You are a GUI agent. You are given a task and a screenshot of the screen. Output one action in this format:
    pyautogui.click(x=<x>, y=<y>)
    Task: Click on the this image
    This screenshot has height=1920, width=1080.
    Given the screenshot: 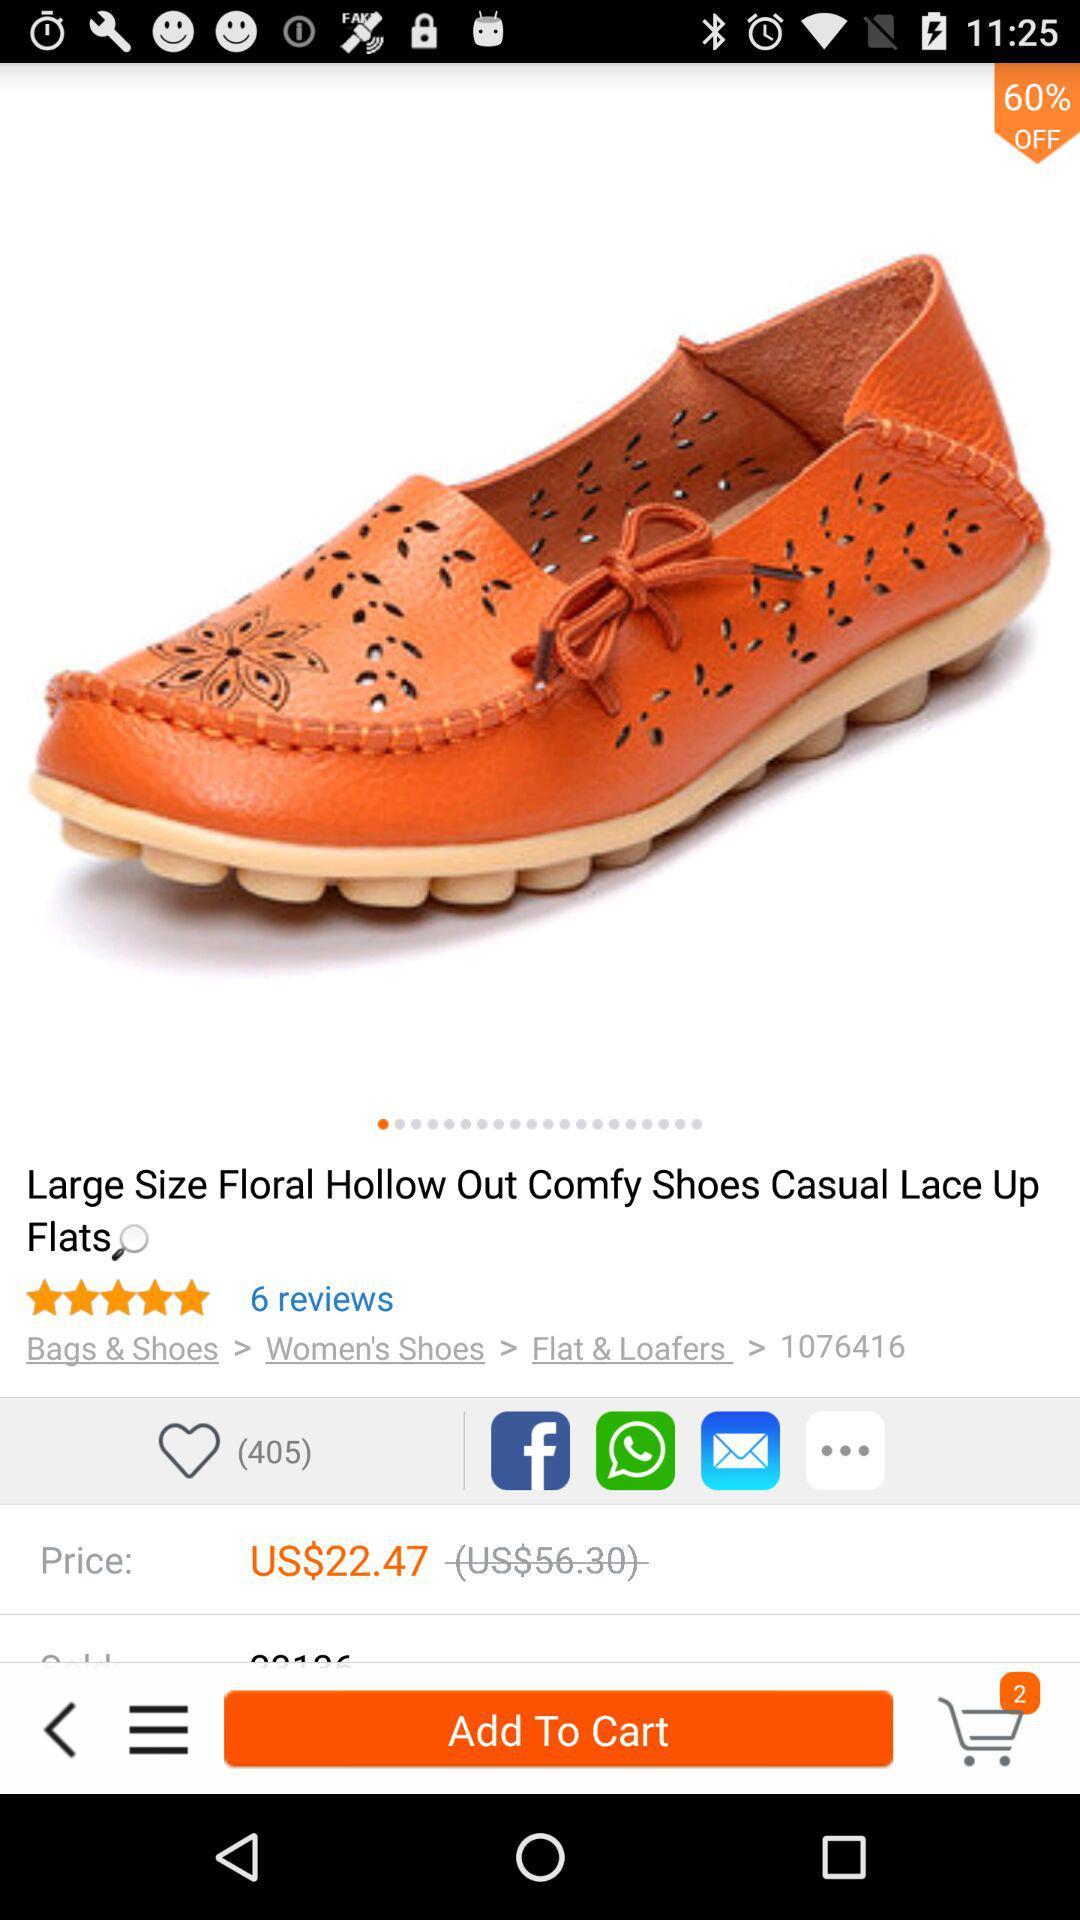 What is the action you would take?
    pyautogui.click(x=548, y=1124)
    